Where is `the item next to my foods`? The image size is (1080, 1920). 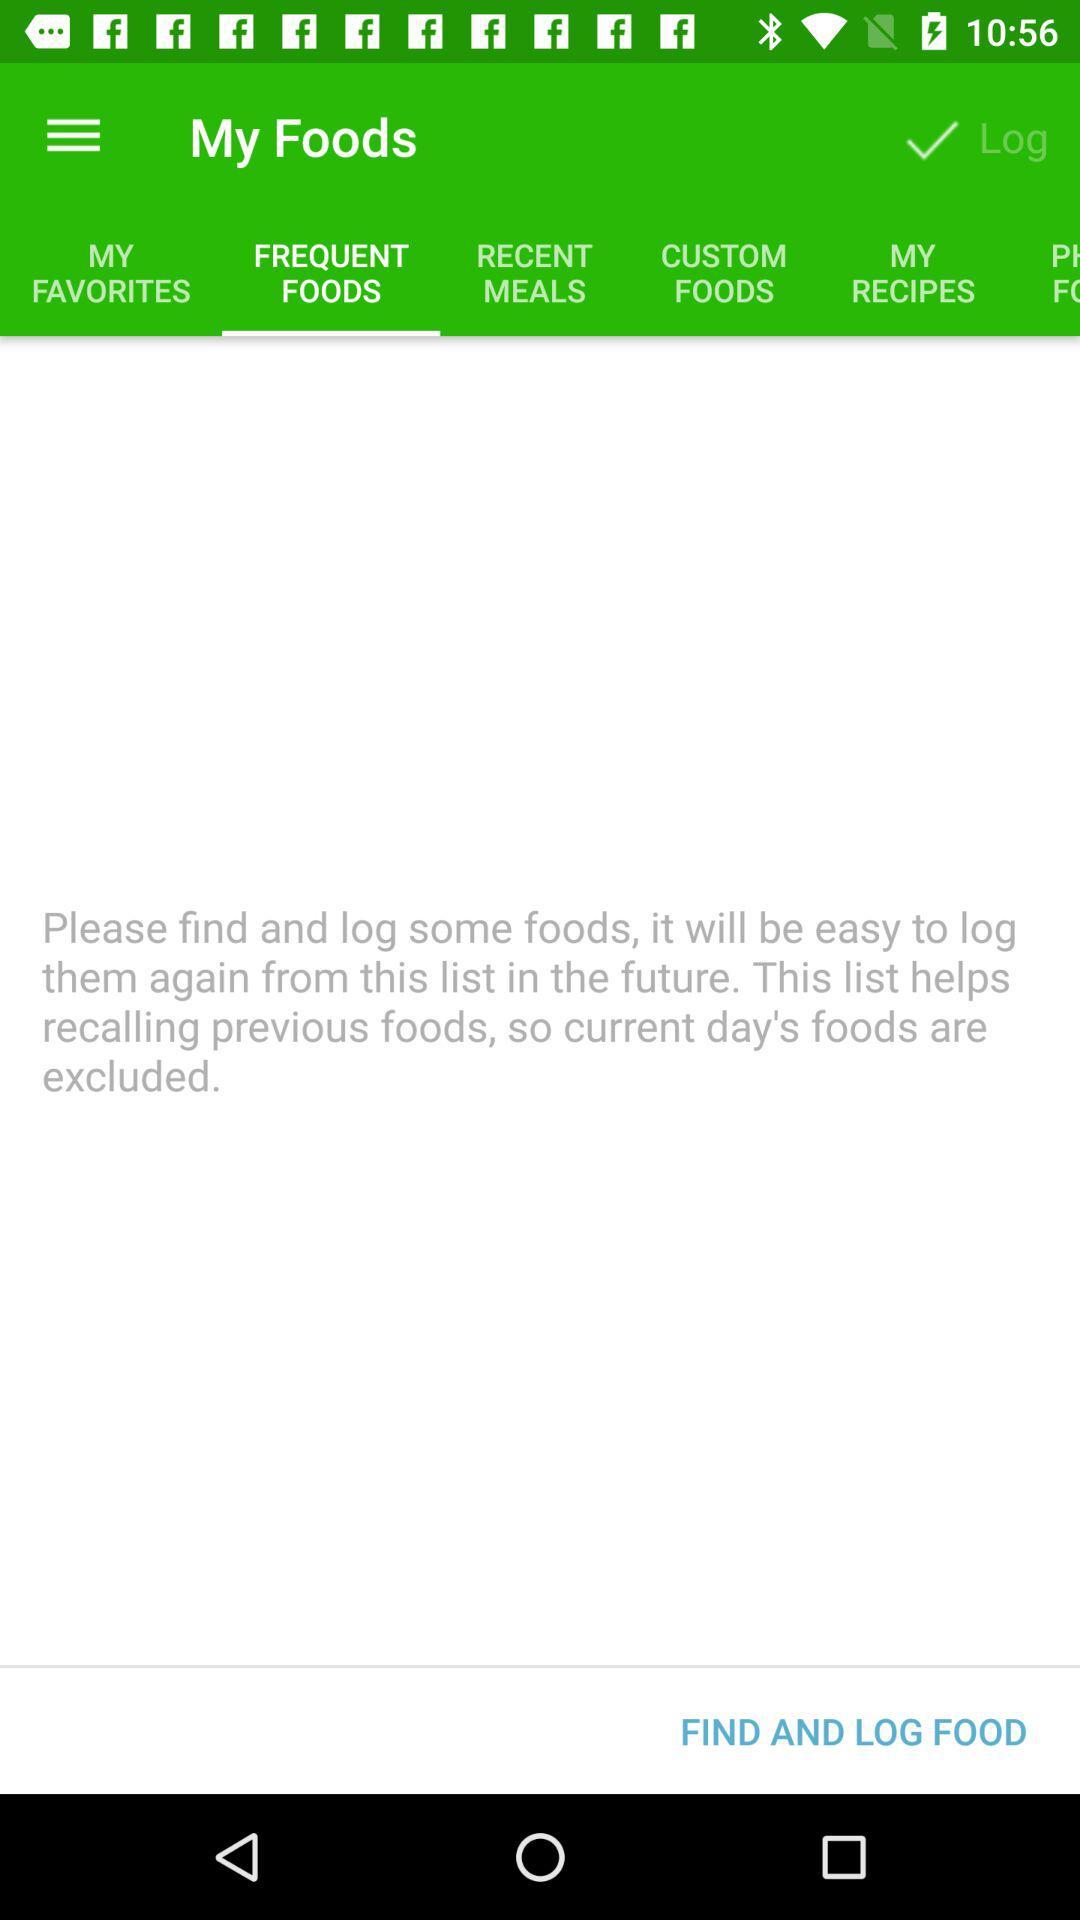 the item next to my foods is located at coordinates (72, 135).